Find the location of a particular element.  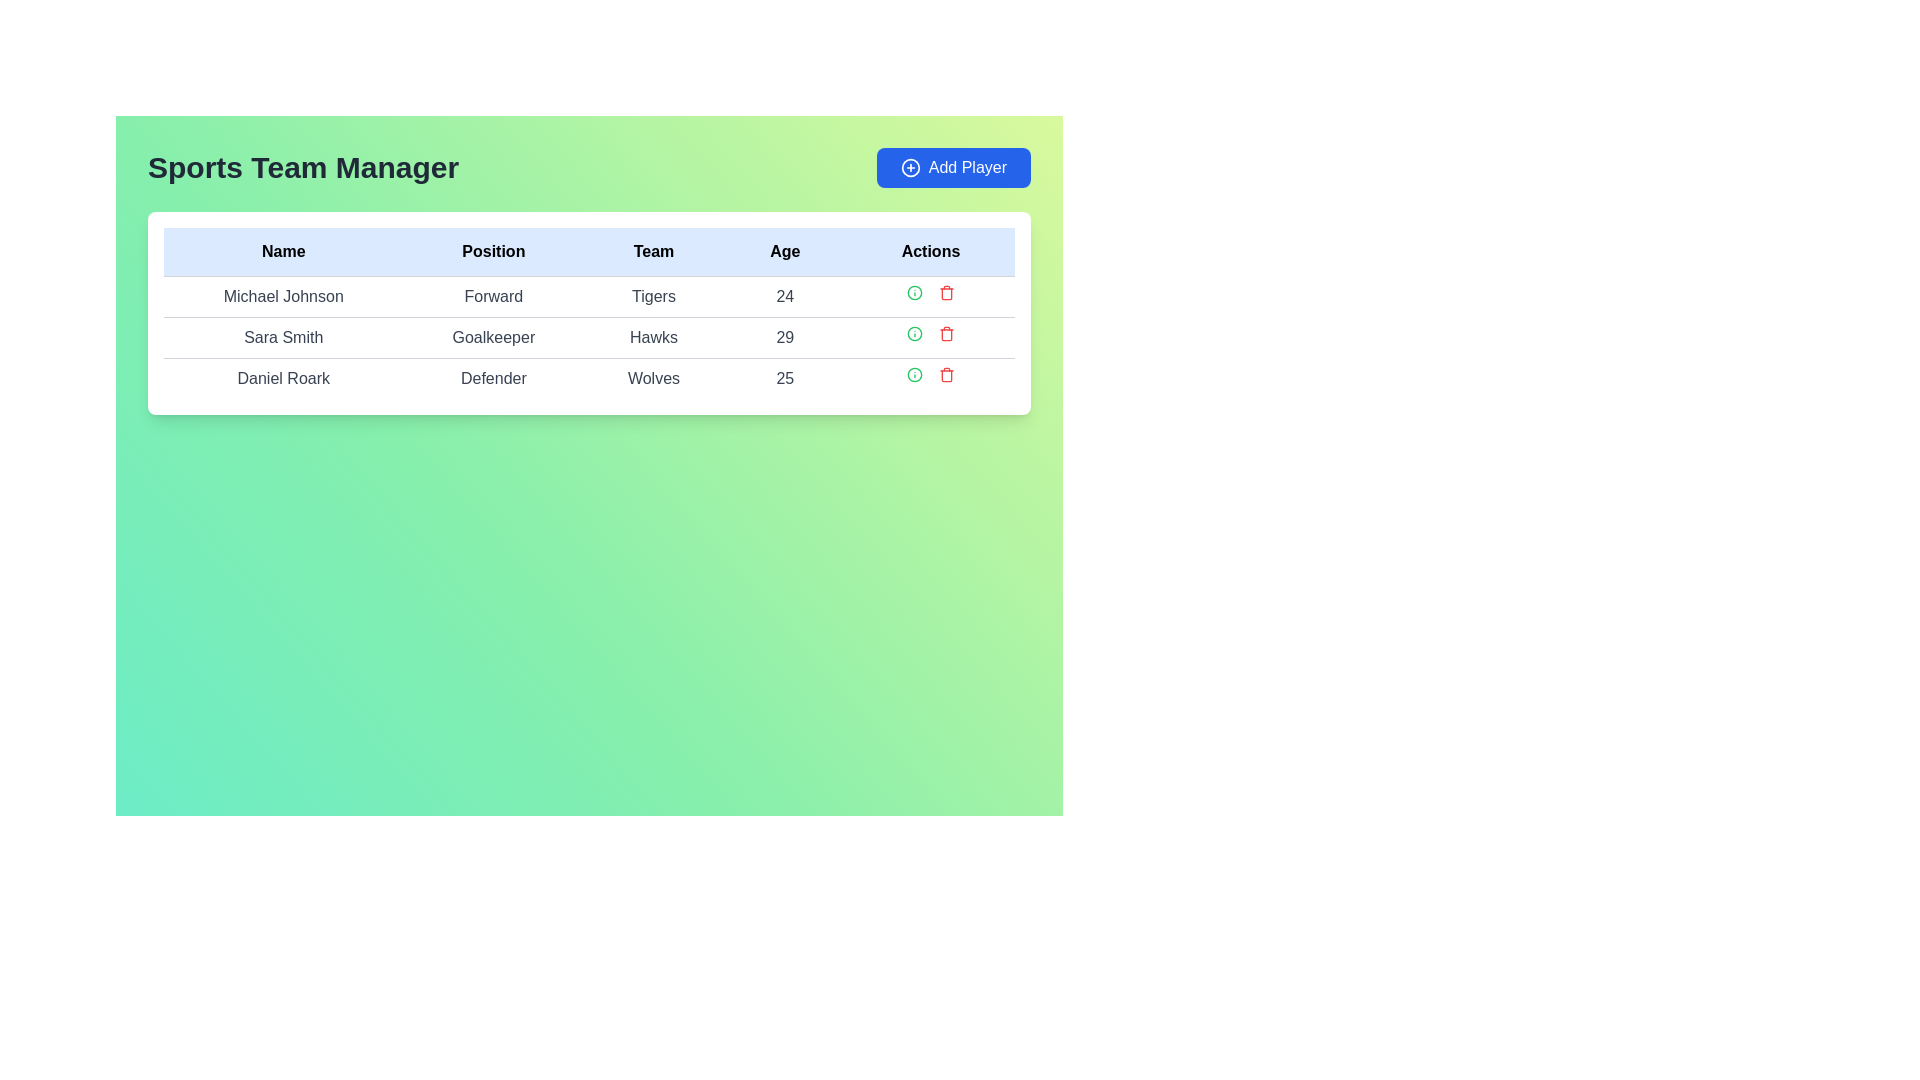

the text element displaying the number '25' in muted gray within the 'Age' column of the last row for player 'Daniel Roark' from the 'Wolves' team is located at coordinates (784, 378).